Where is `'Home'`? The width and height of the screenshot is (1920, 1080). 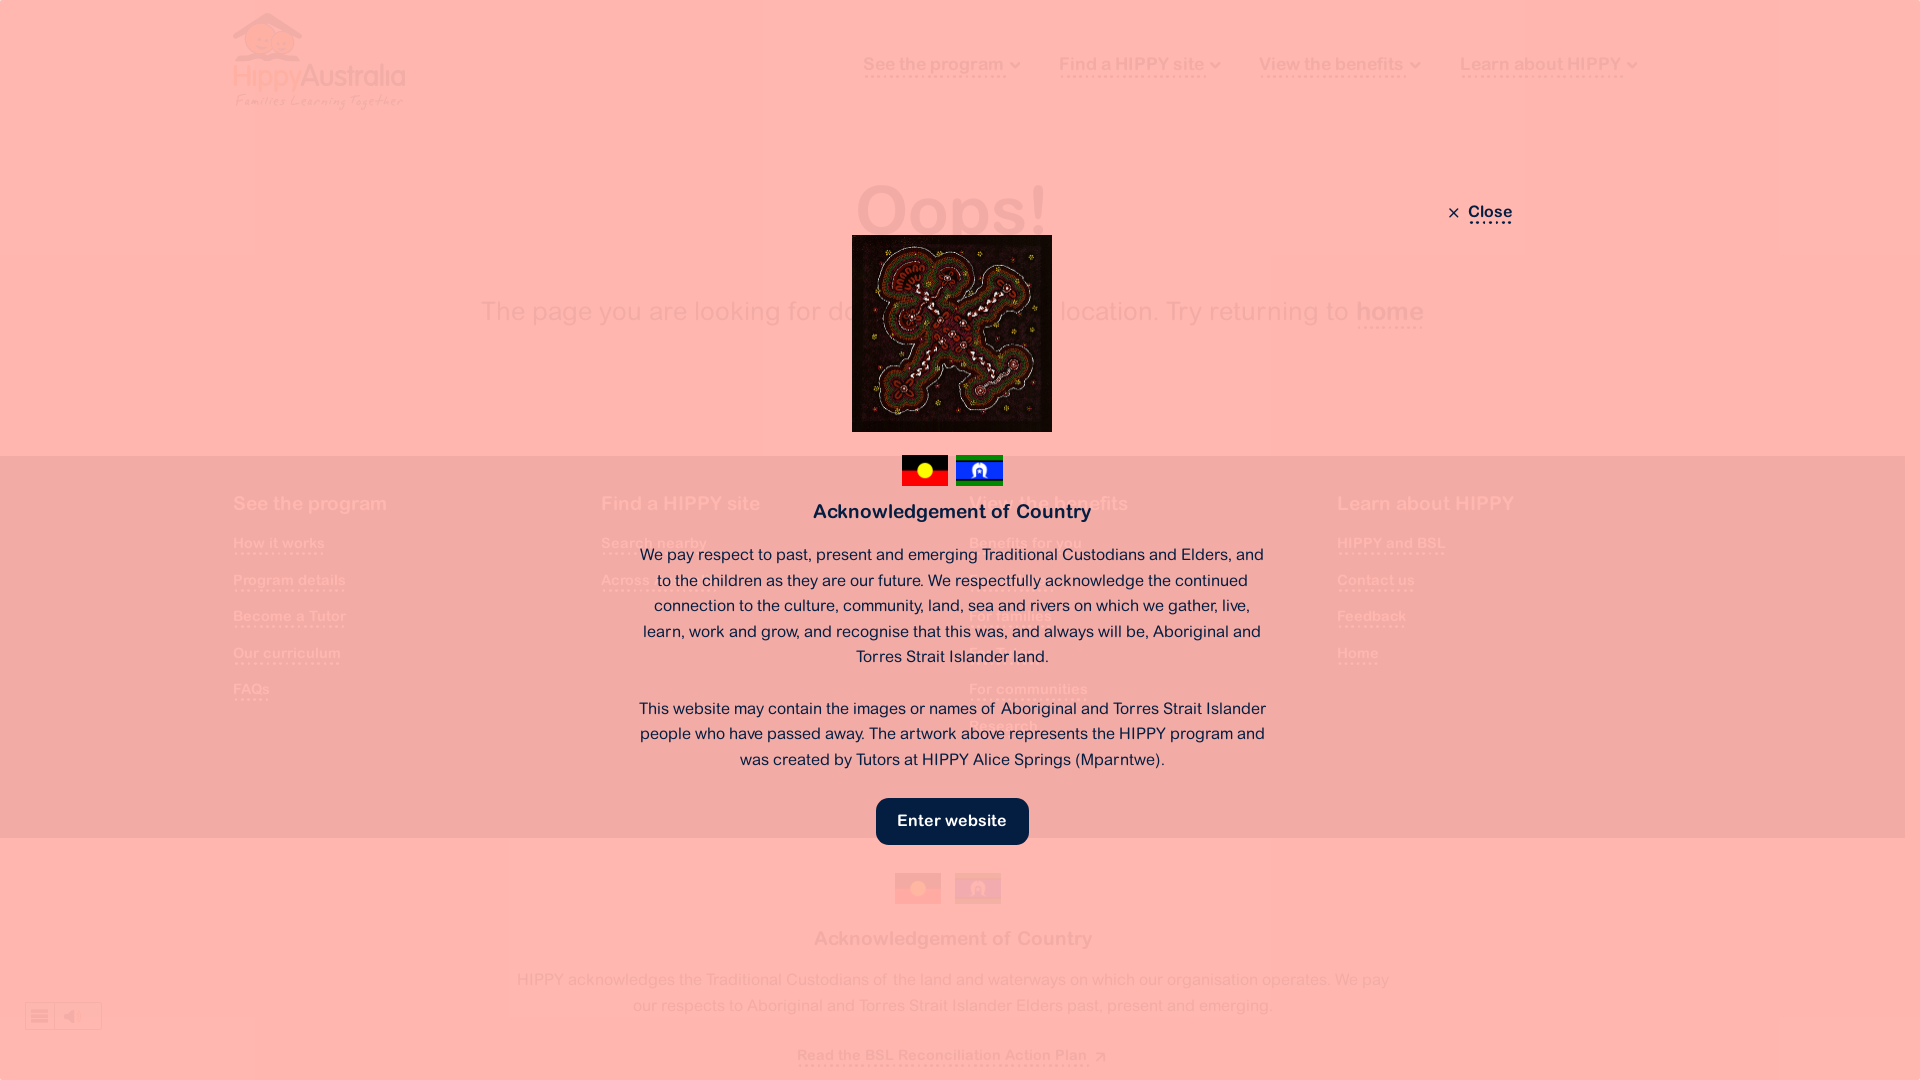 'Home' is located at coordinates (1357, 654).